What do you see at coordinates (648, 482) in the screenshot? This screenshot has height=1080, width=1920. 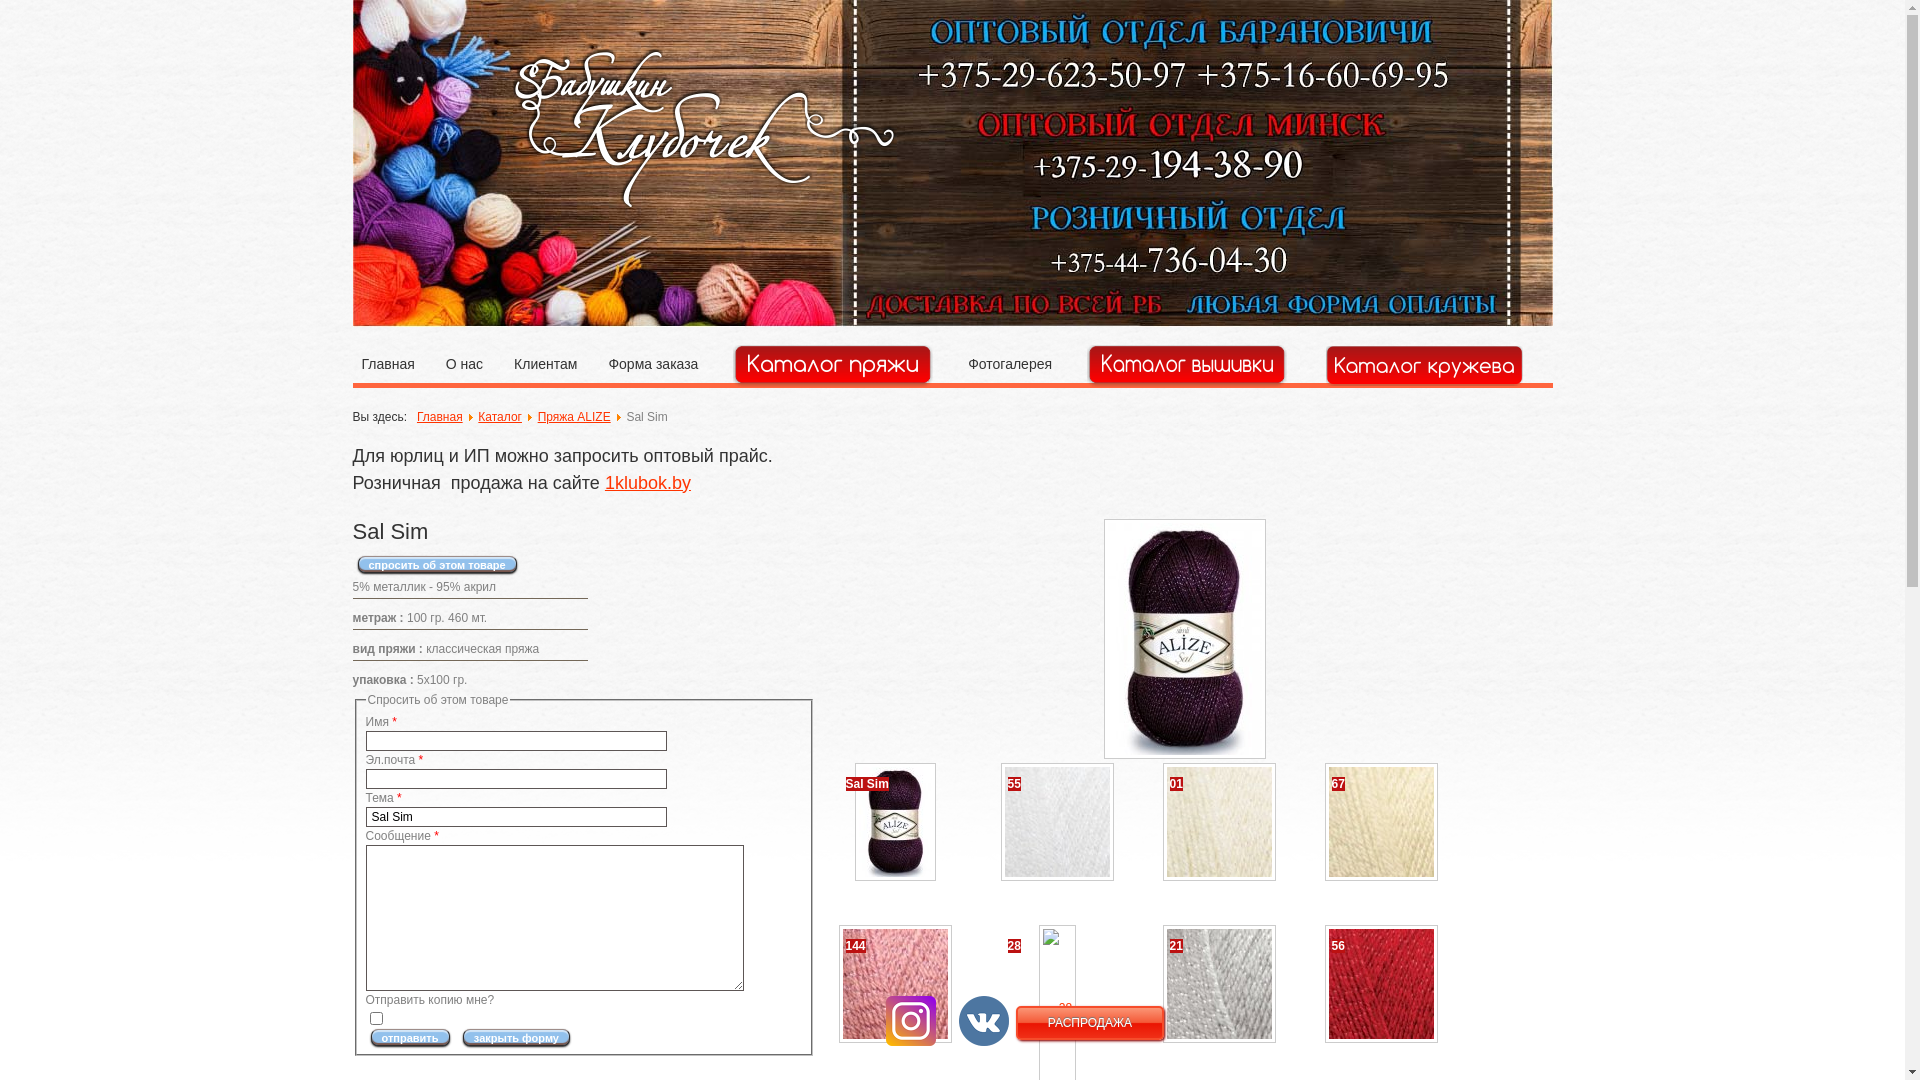 I see `'1klubok.by'` at bounding box center [648, 482].